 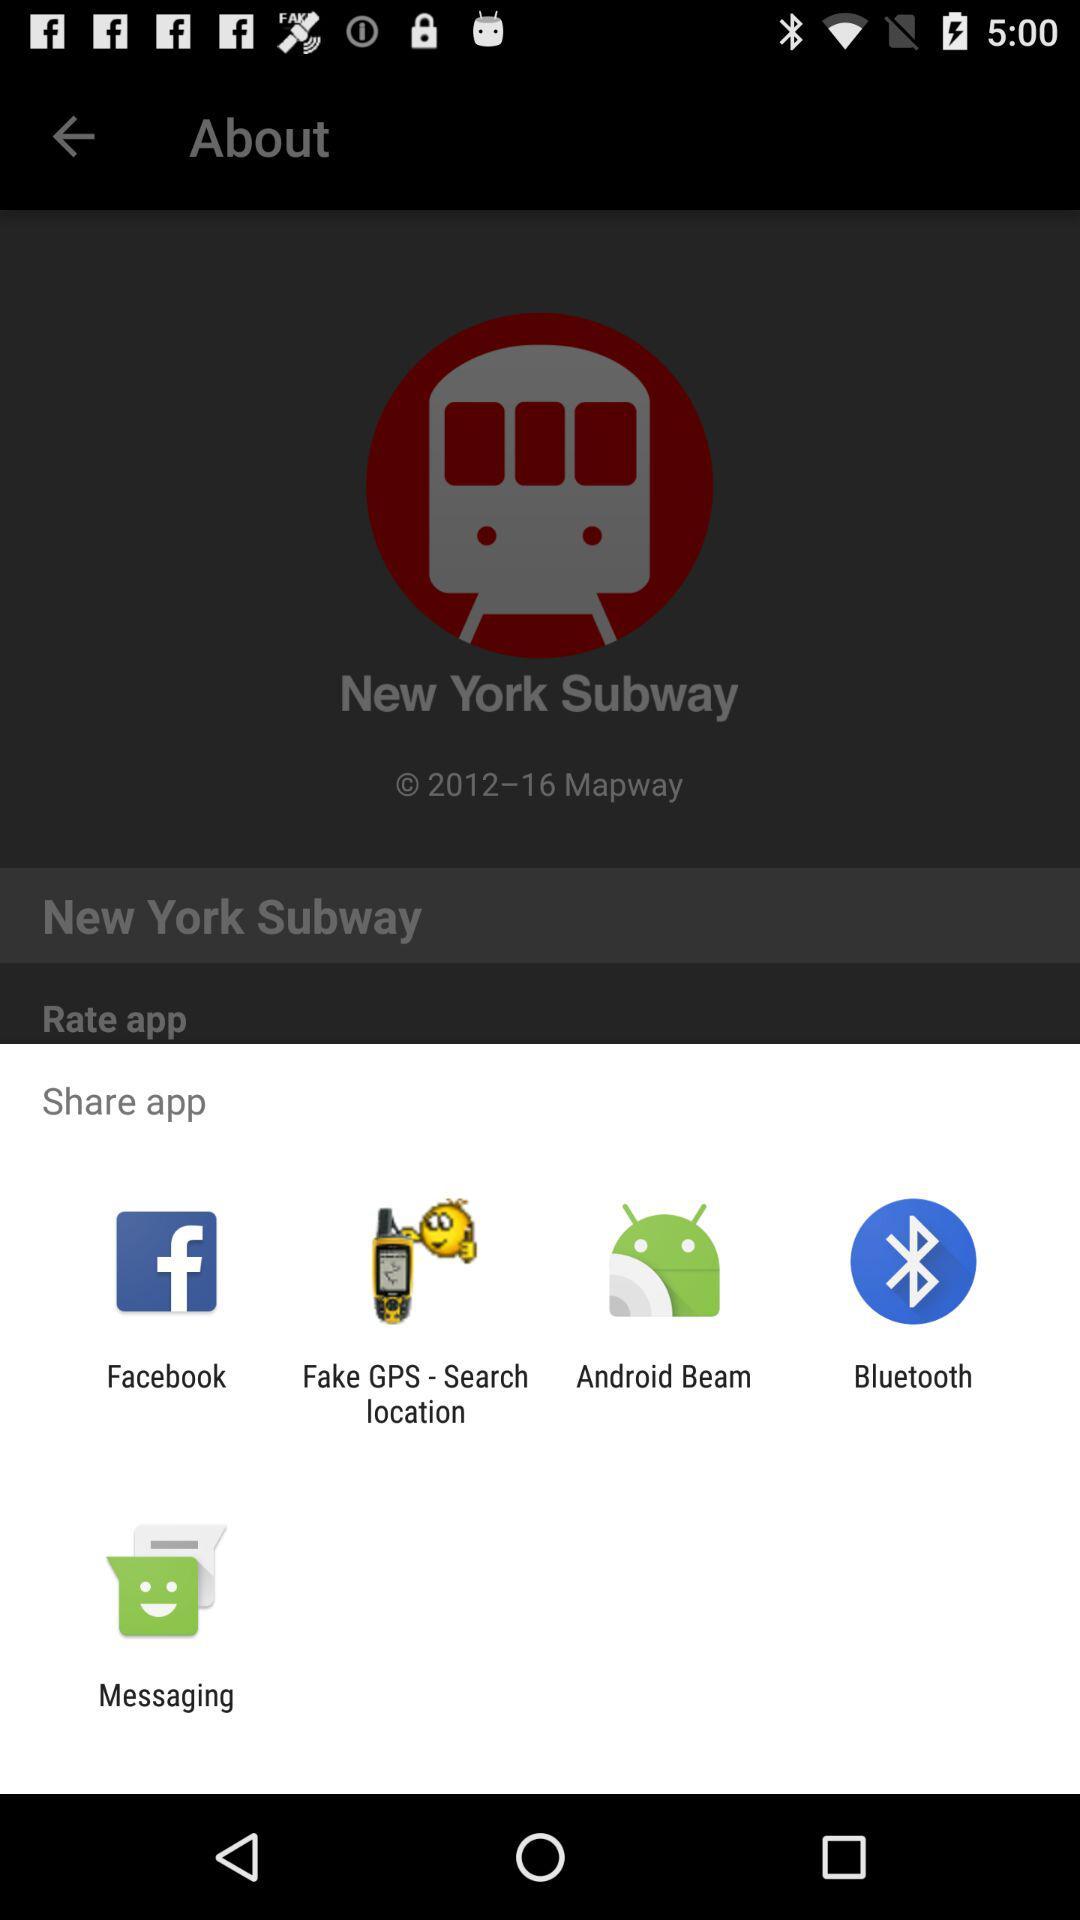 I want to click on app to the right of android beam app, so click(x=913, y=1392).